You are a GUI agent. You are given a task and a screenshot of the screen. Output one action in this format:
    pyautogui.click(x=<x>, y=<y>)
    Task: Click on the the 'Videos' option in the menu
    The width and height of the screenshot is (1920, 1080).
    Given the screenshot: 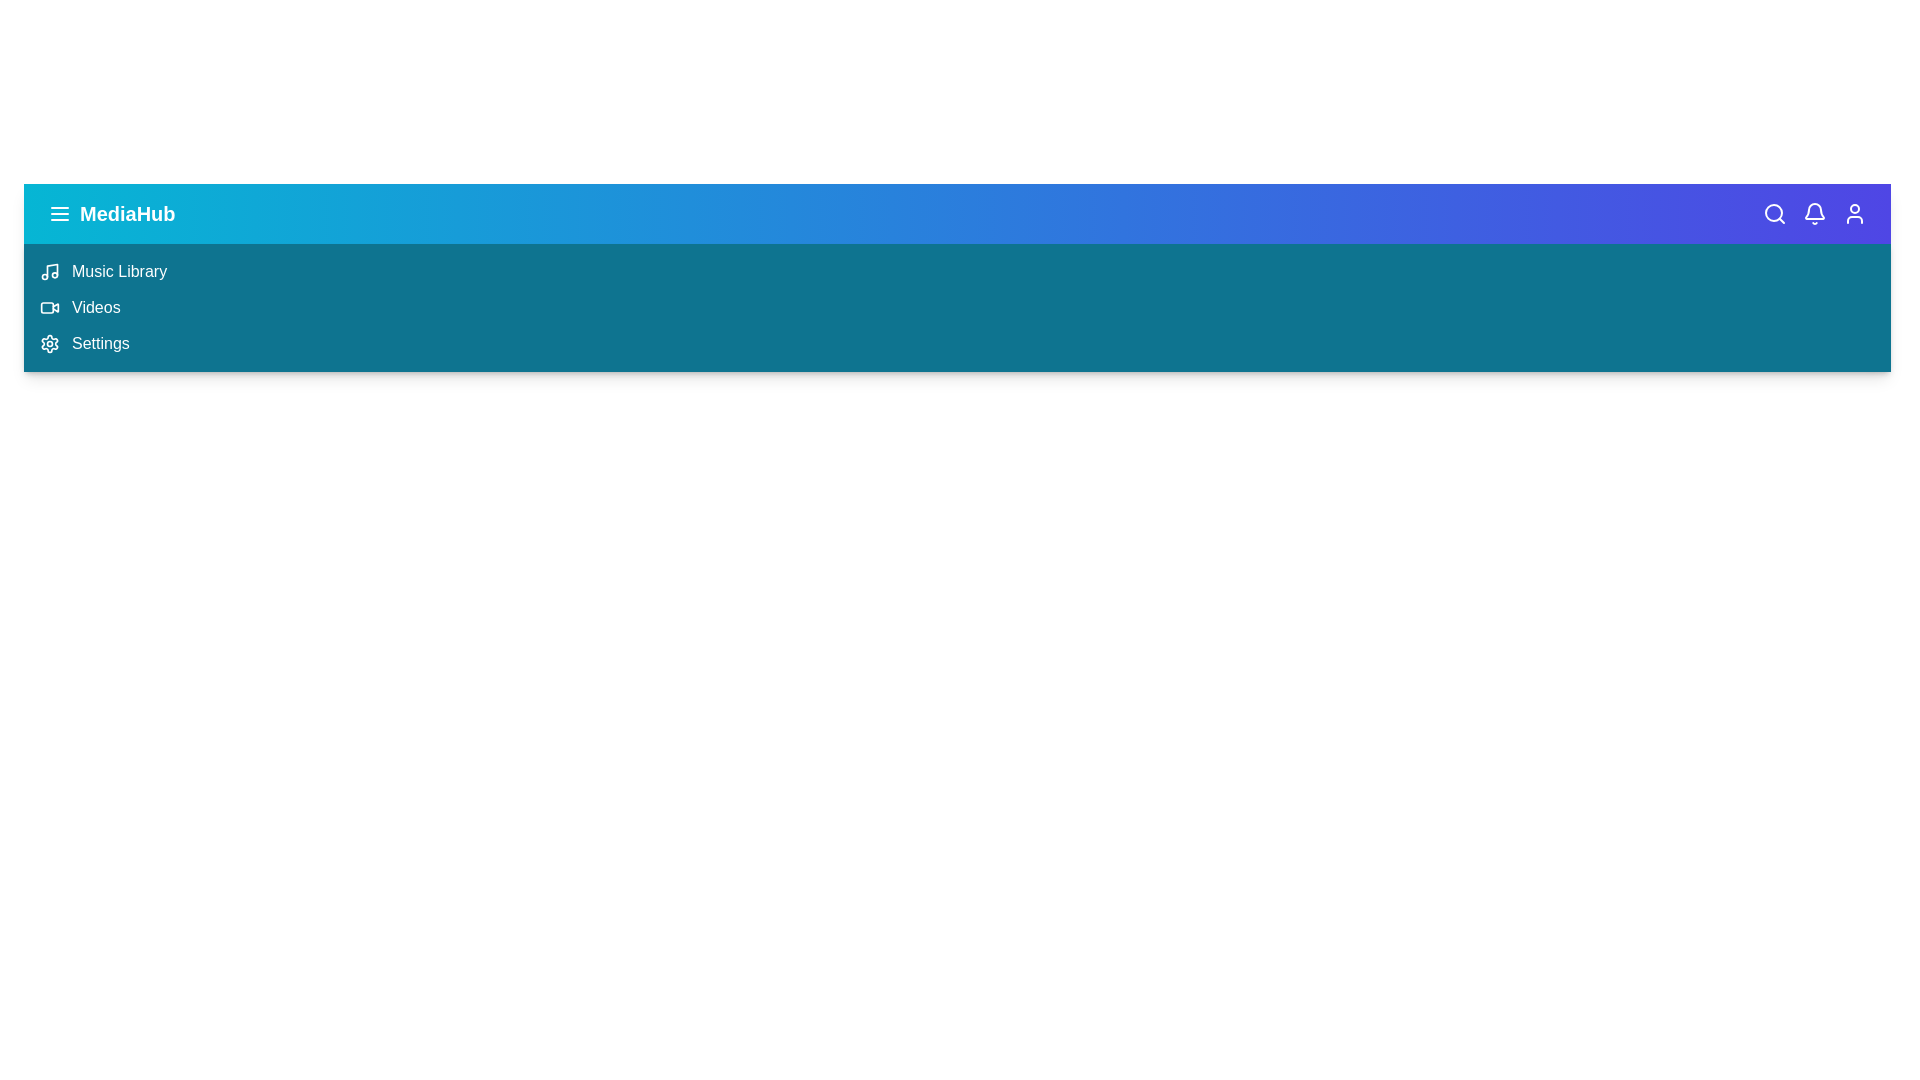 What is the action you would take?
    pyautogui.click(x=95, y=308)
    